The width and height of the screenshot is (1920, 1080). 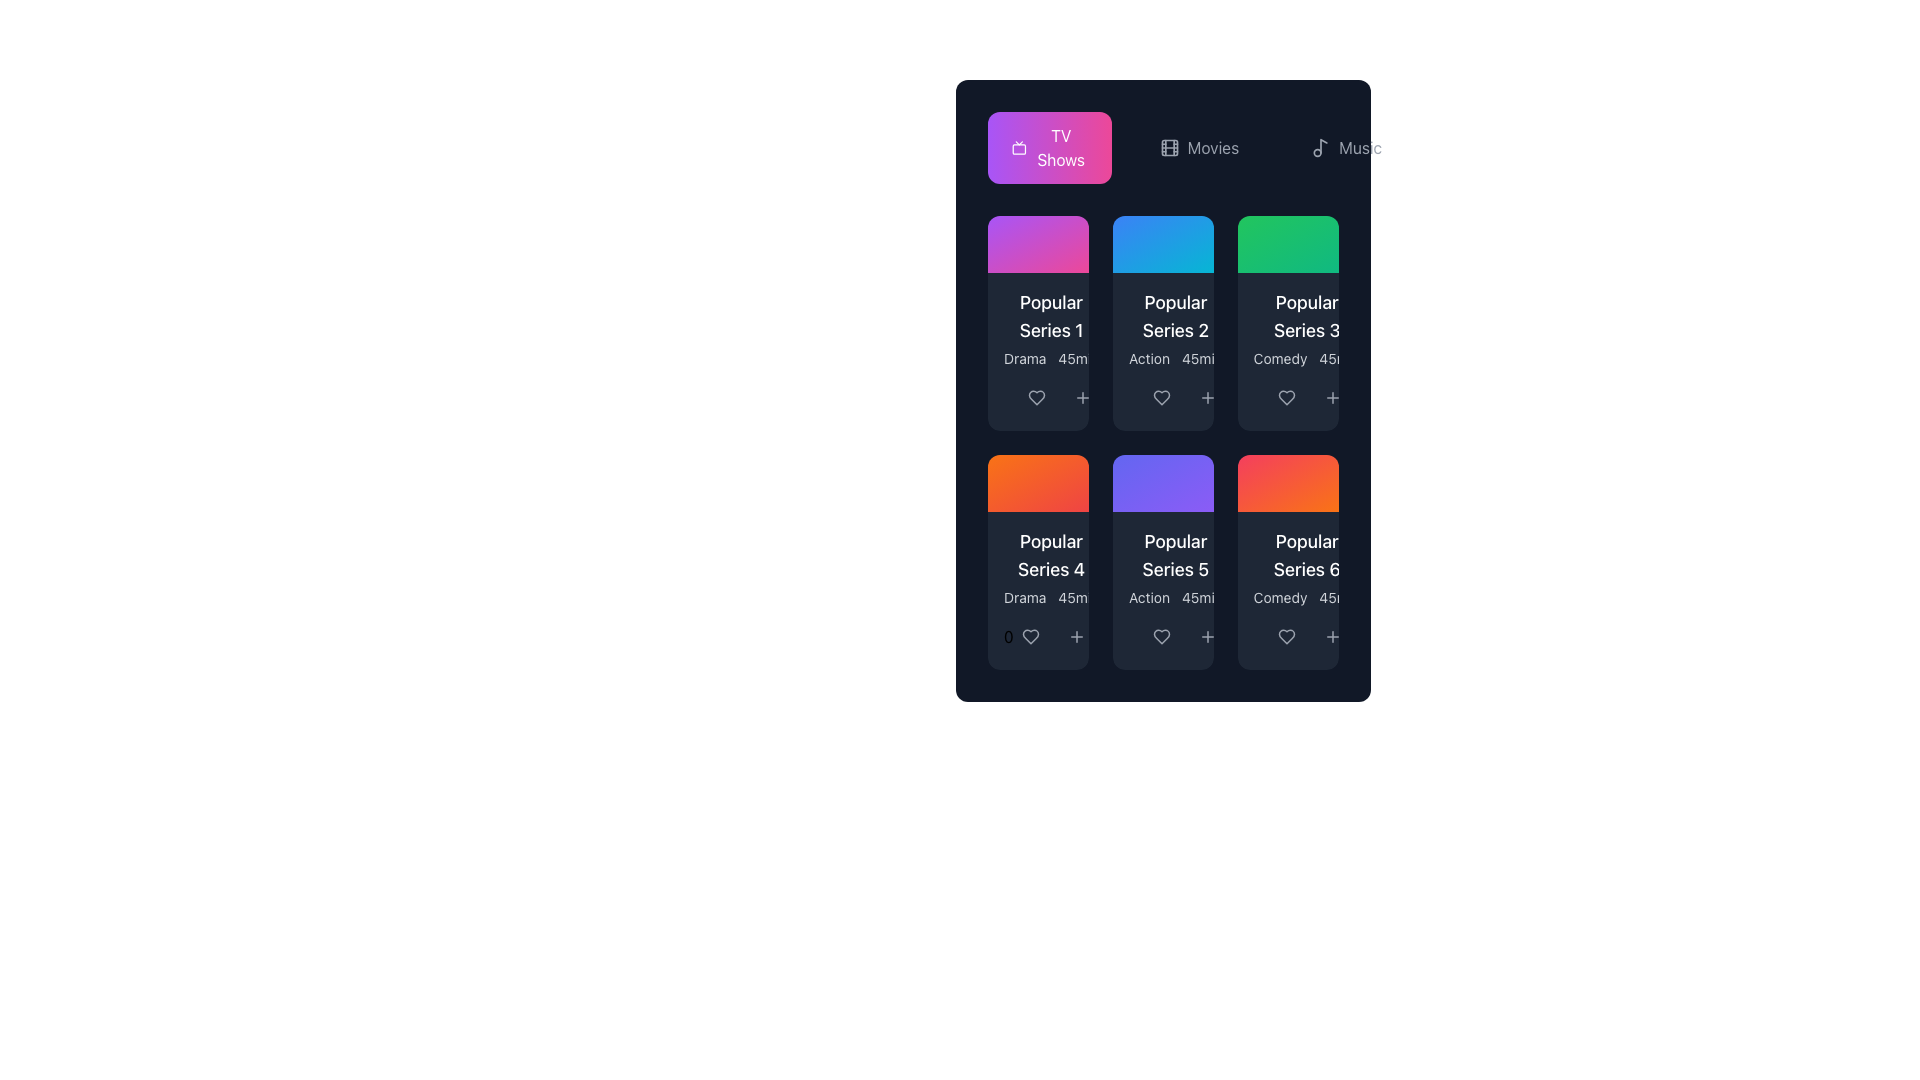 What do you see at coordinates (1288, 243) in the screenshot?
I see `the decorative background area of the 'Popular Series 3' card, which is a rectangular gradient area transitioning from green to emerald located in the top-right portion of the grid` at bounding box center [1288, 243].